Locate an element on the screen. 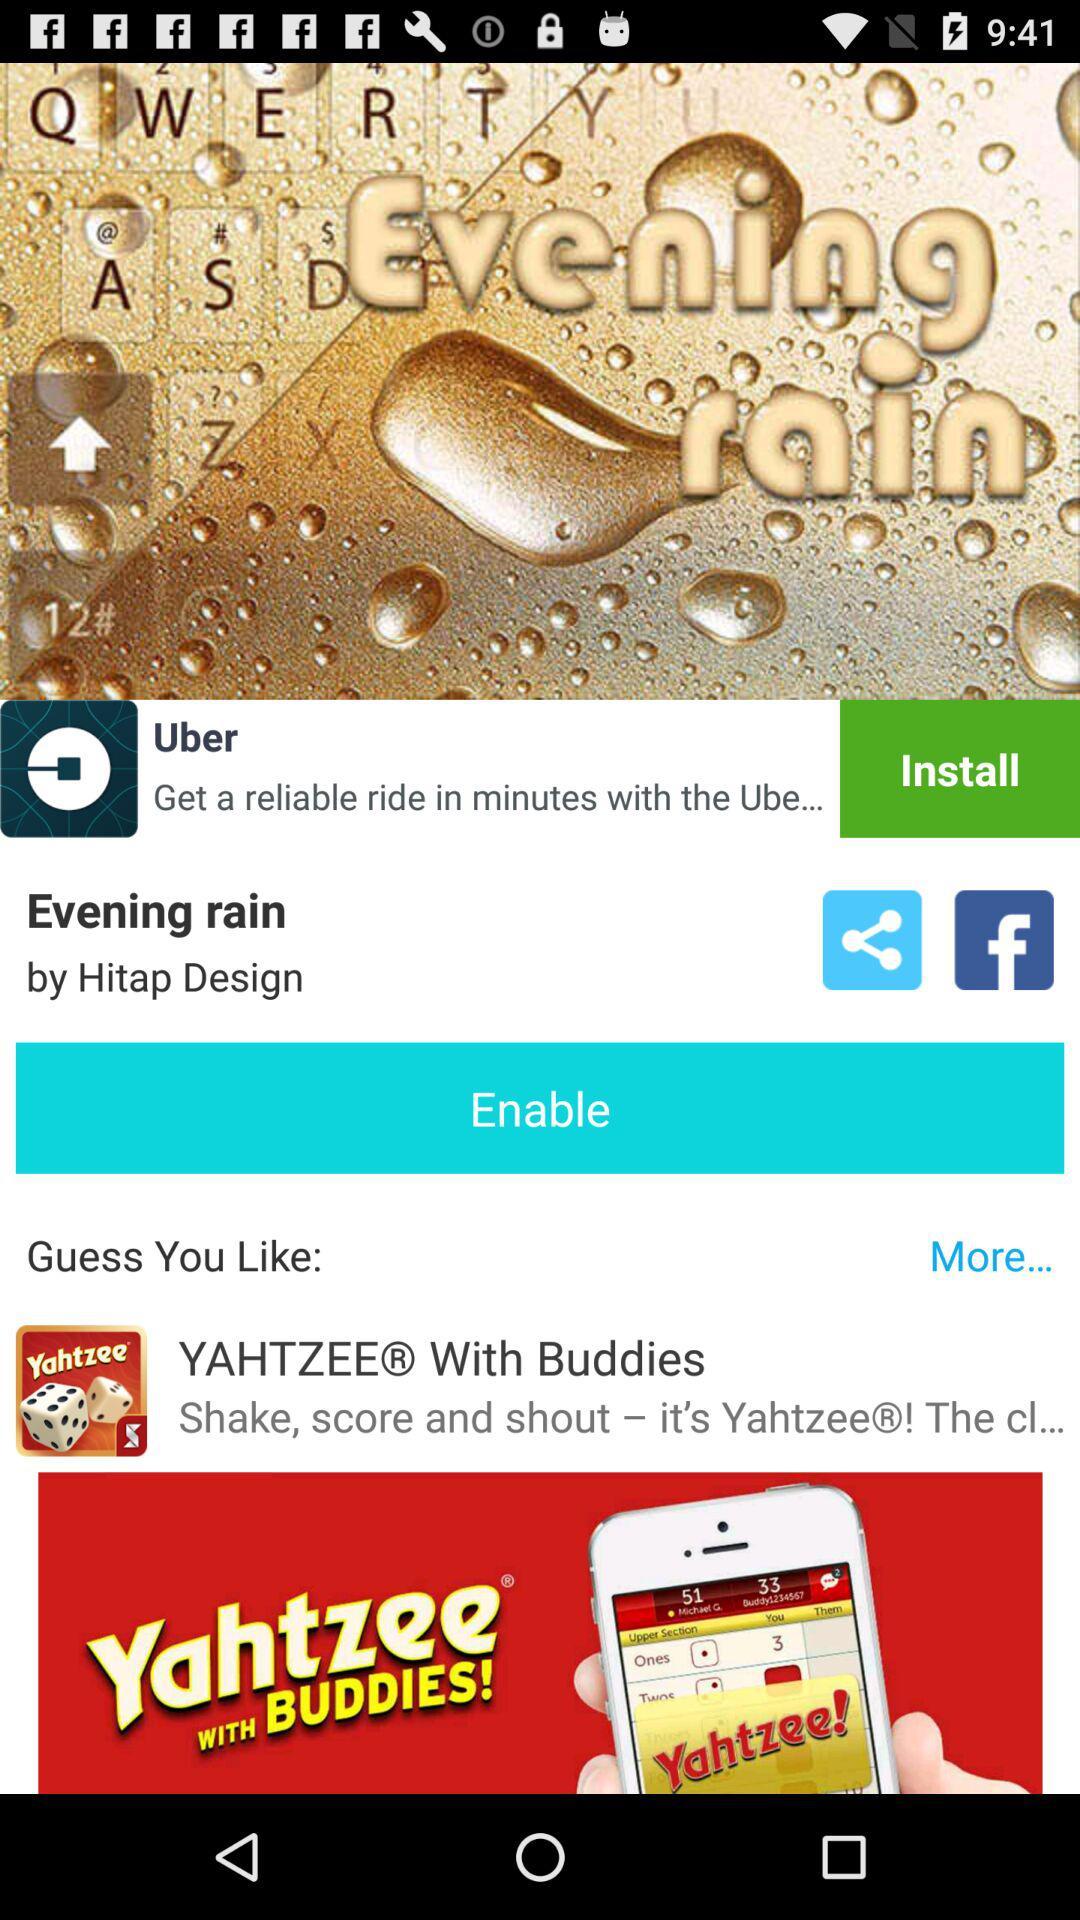 The width and height of the screenshot is (1080, 1920). the icon to the right of by hitap design is located at coordinates (871, 939).